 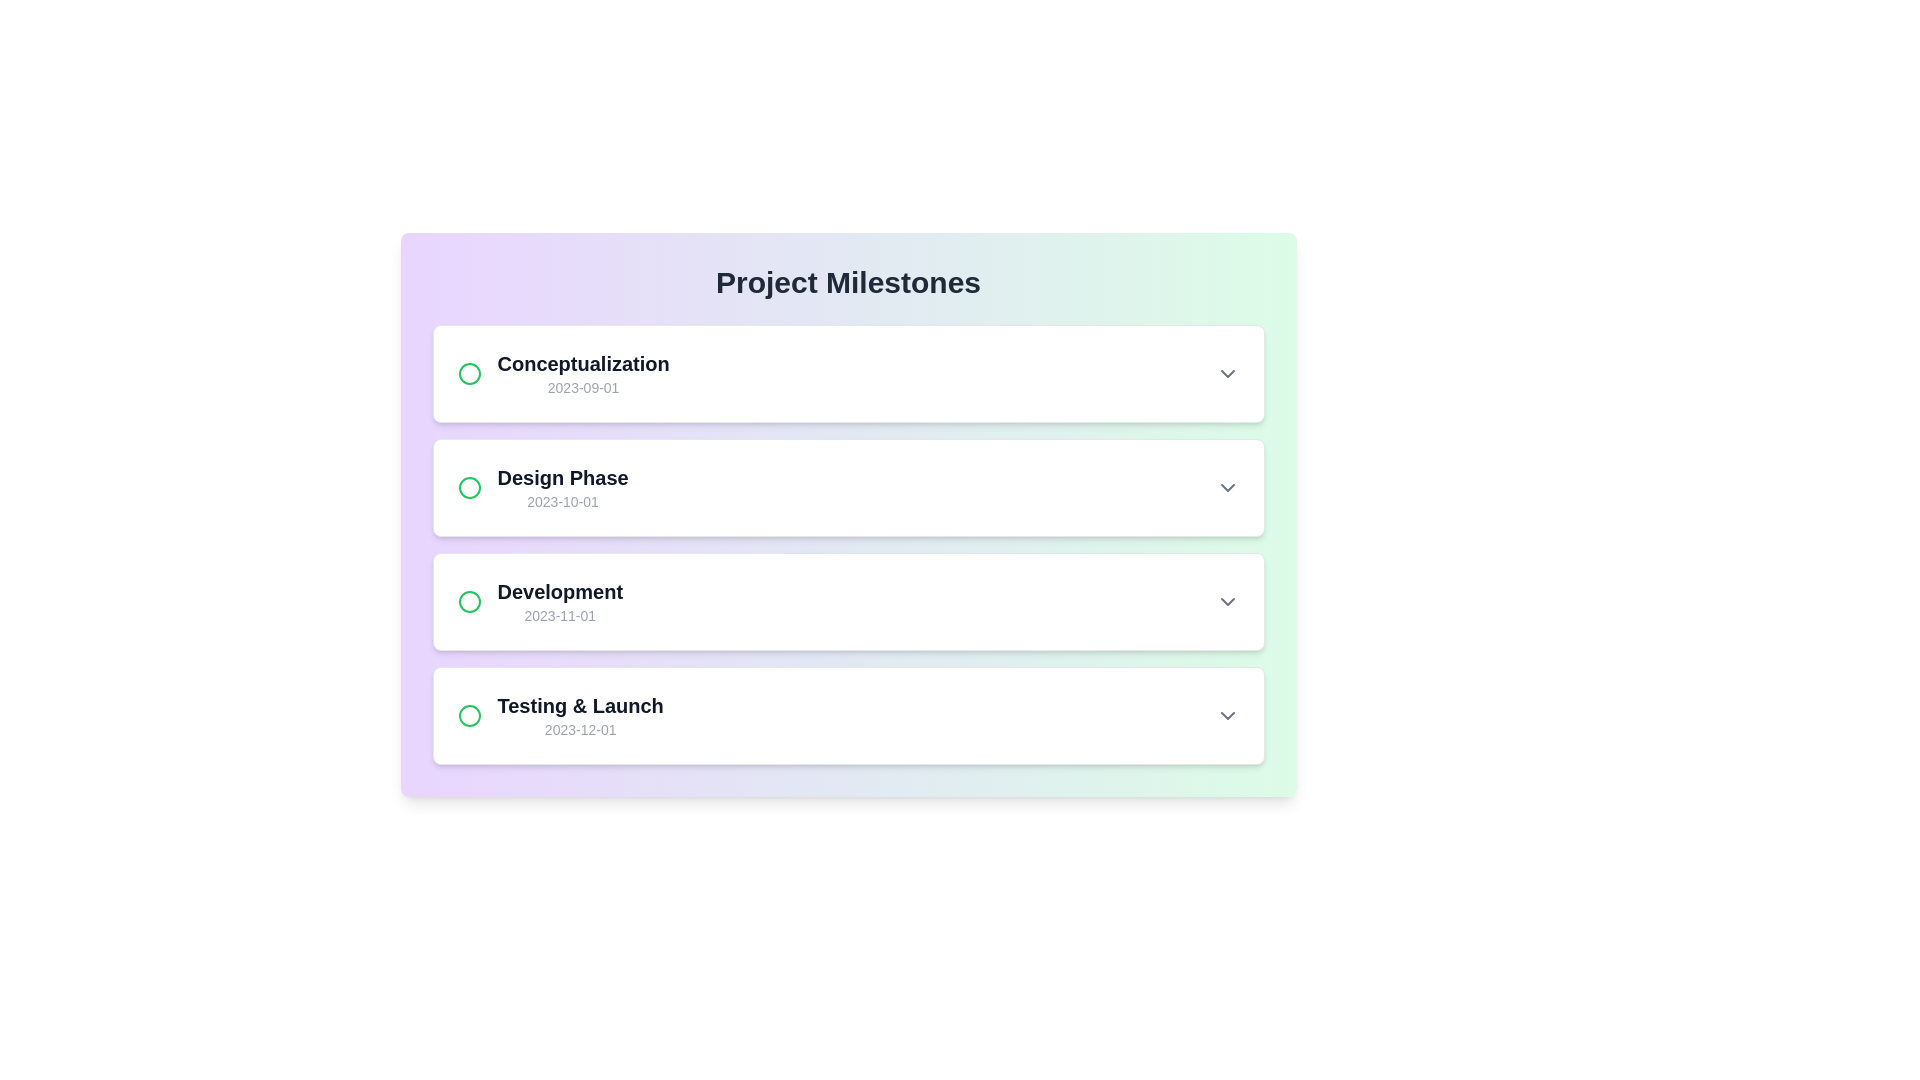 What do you see at coordinates (579, 704) in the screenshot?
I see `the text label that describes the milestone 'Testing & Launch', which is located in the fourth row of the milestone list, aligned to the left, above the date '2023-12-01'` at bounding box center [579, 704].